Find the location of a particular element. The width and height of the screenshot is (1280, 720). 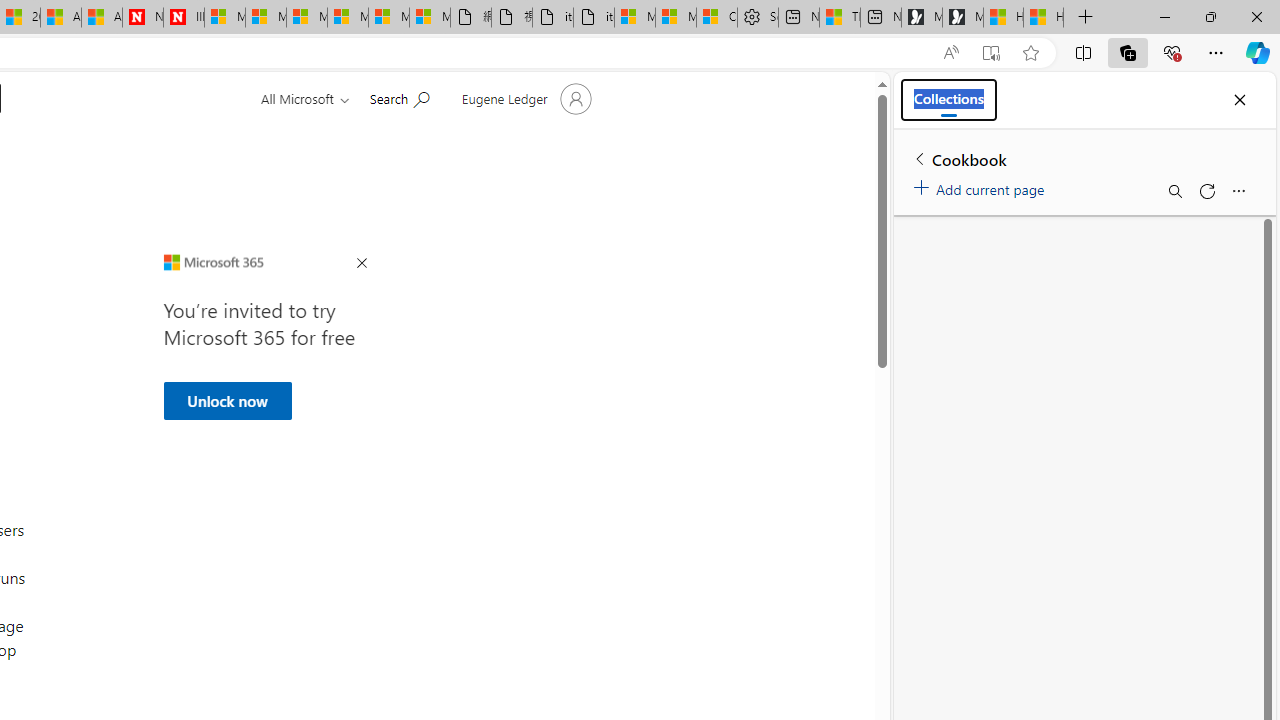

'Newsweek - News, Analysis, Politics, Business, Technology' is located at coordinates (141, 17).